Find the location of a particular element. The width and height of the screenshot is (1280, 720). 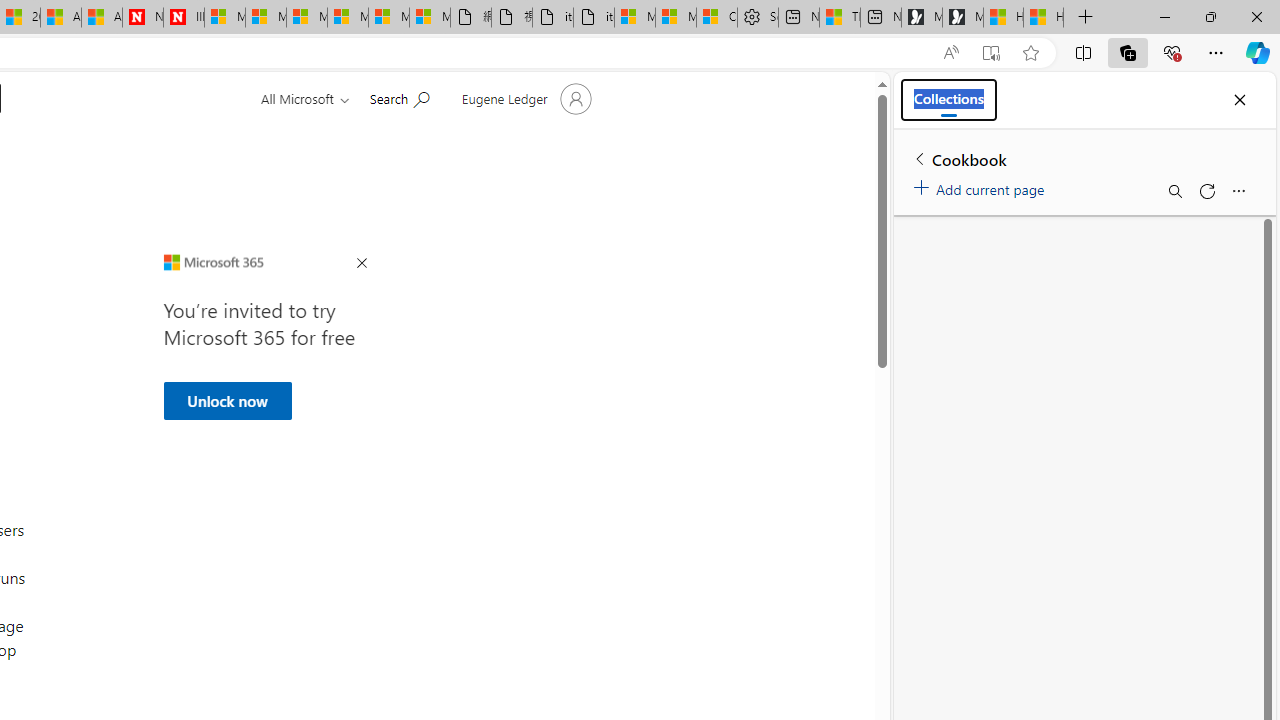

'Newsweek - News, Analysis, Politics, Business, Technology' is located at coordinates (141, 17).